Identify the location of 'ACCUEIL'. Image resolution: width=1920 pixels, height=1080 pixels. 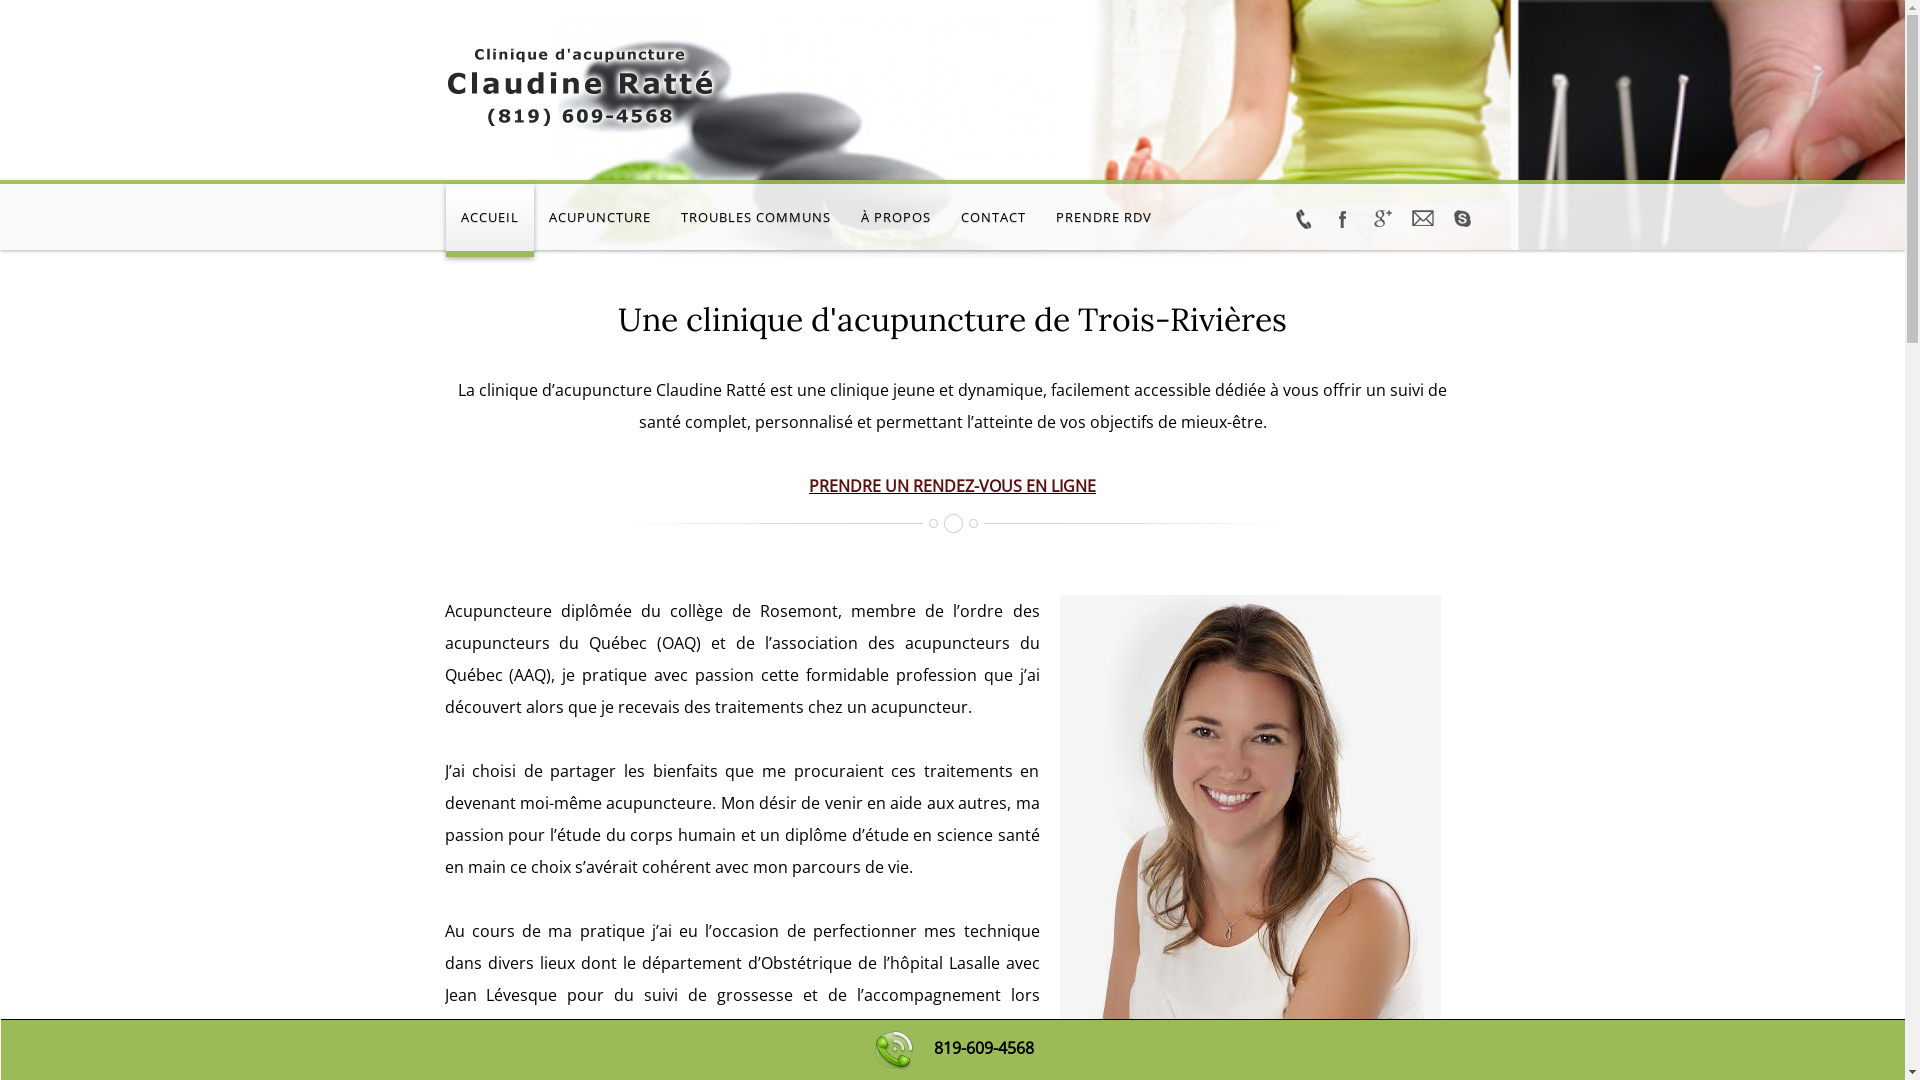
(445, 220).